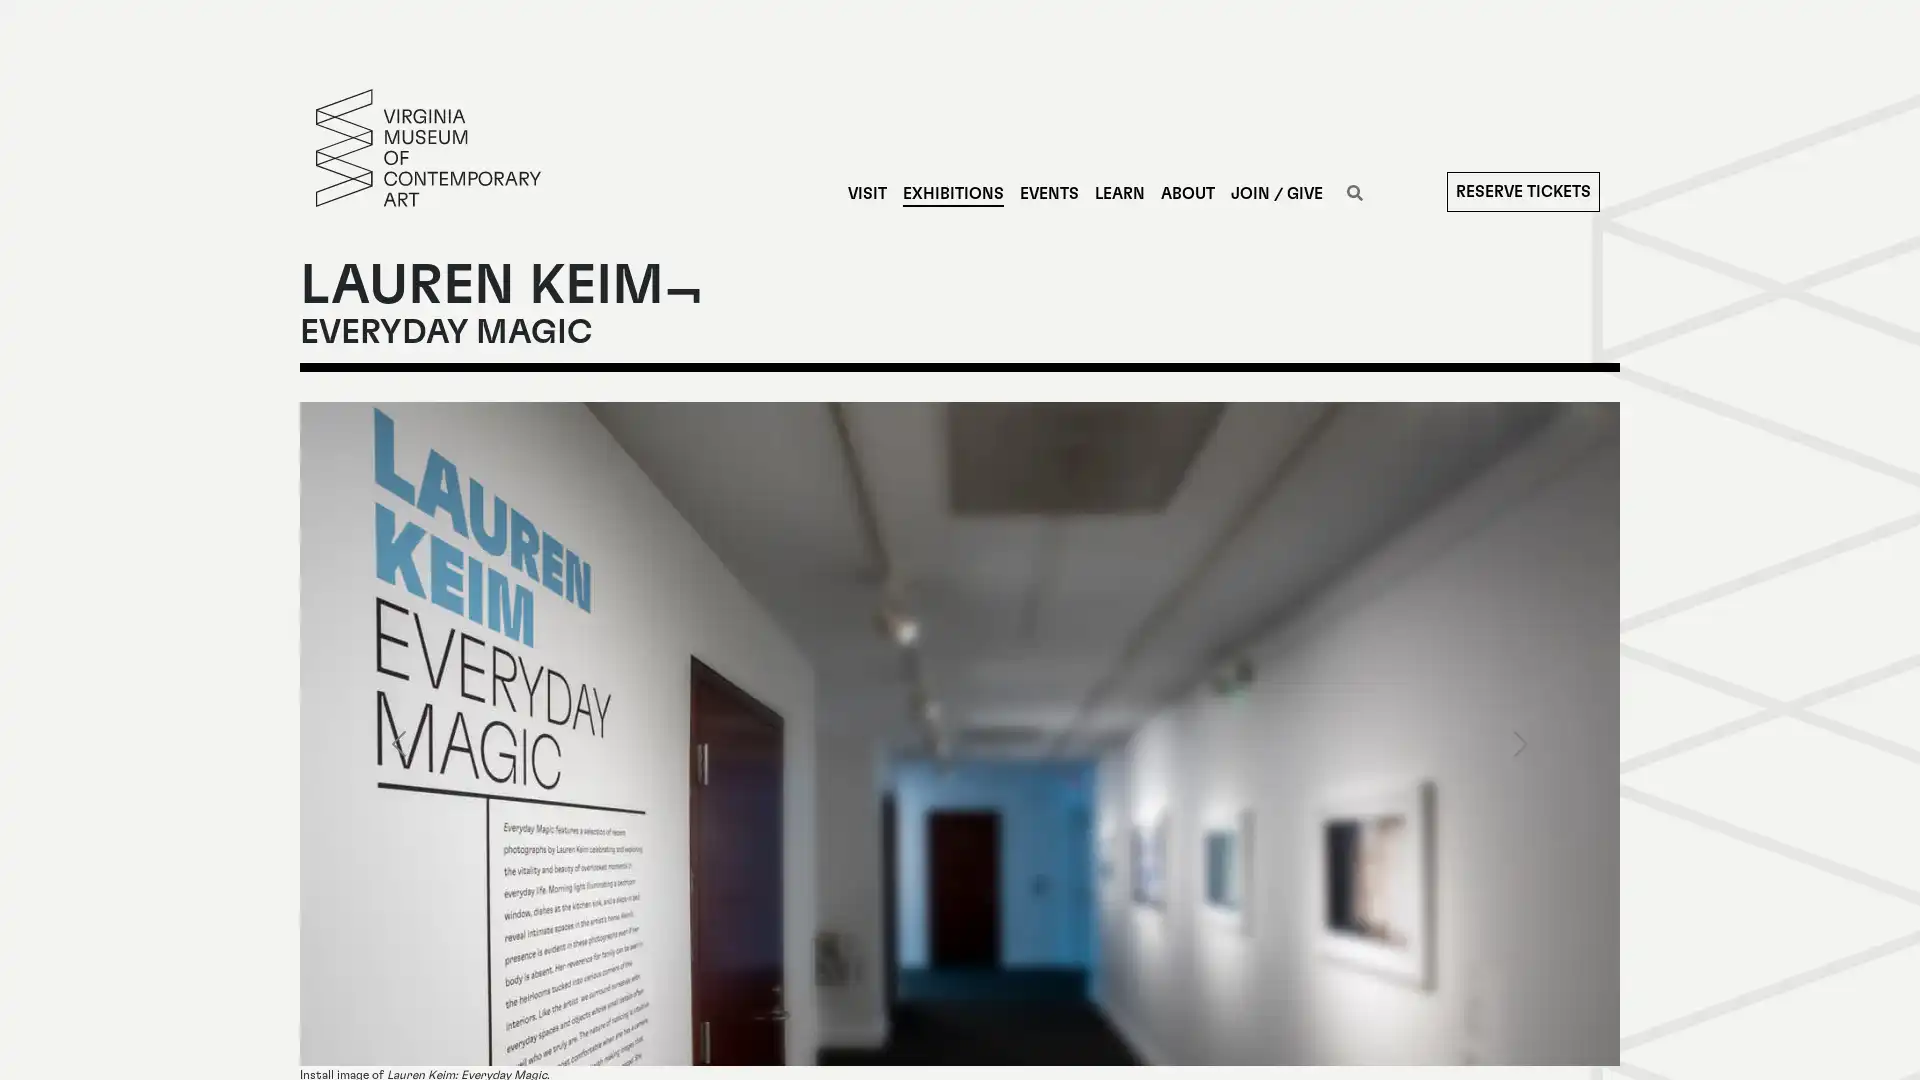 The width and height of the screenshot is (1920, 1080). What do you see at coordinates (866, 193) in the screenshot?
I see `VISIT` at bounding box center [866, 193].